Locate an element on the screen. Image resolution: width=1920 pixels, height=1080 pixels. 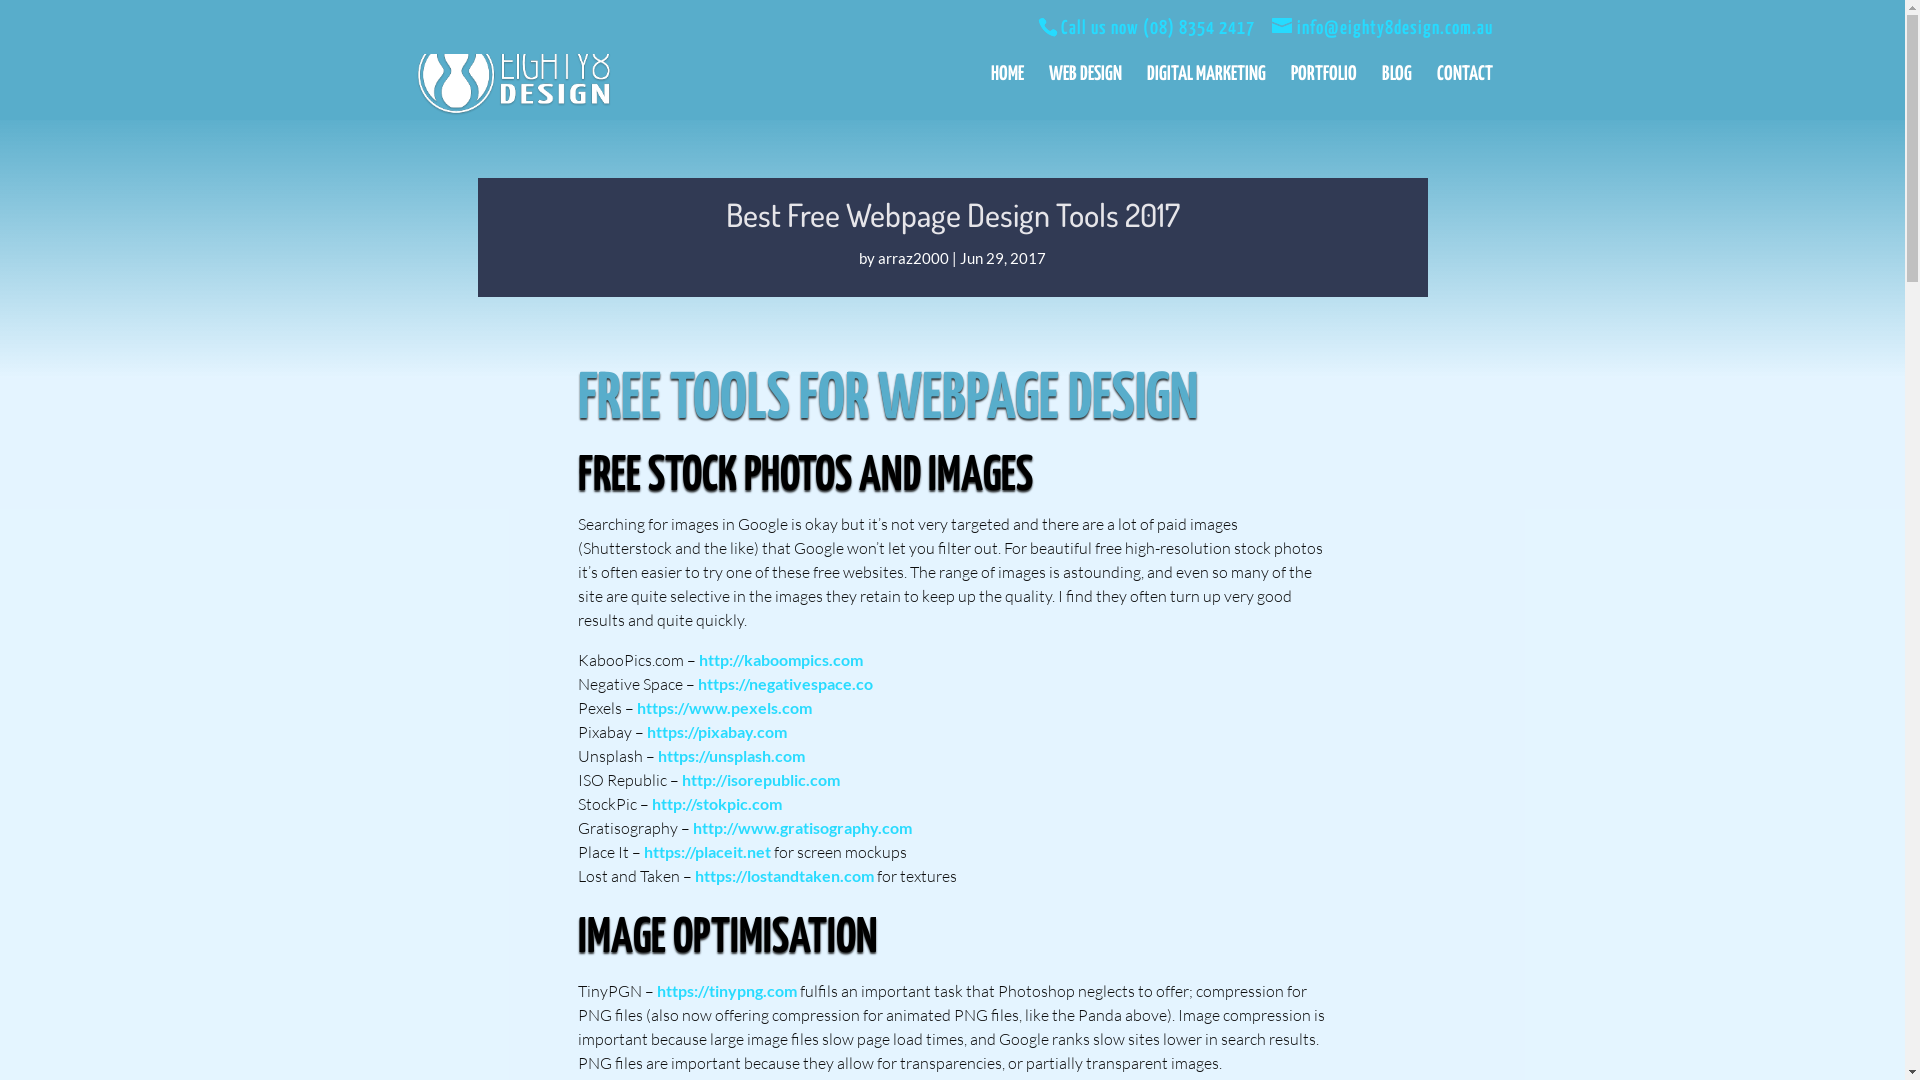
'http://isorepublic.com' is located at coordinates (760, 778).